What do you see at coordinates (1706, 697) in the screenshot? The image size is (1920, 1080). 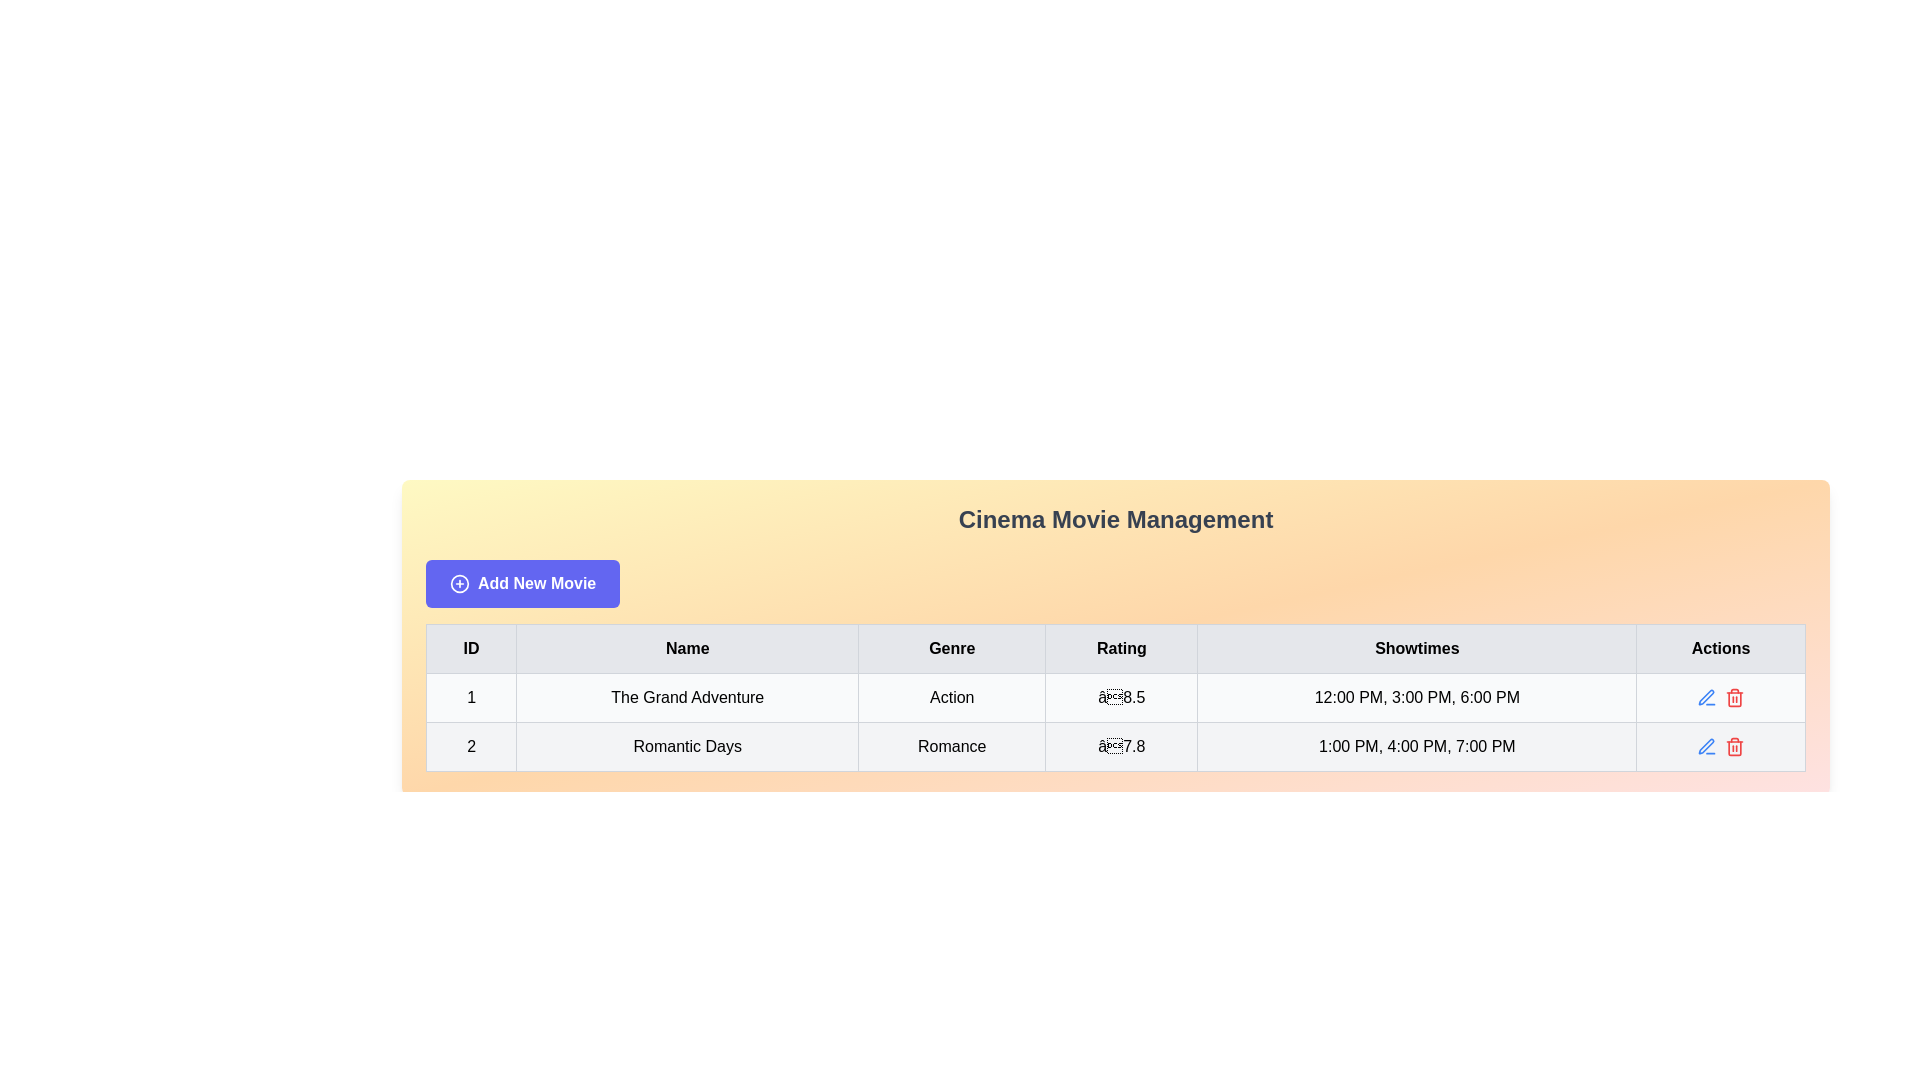 I see `the edit button in the Actions column of the second row of the table` at bounding box center [1706, 697].